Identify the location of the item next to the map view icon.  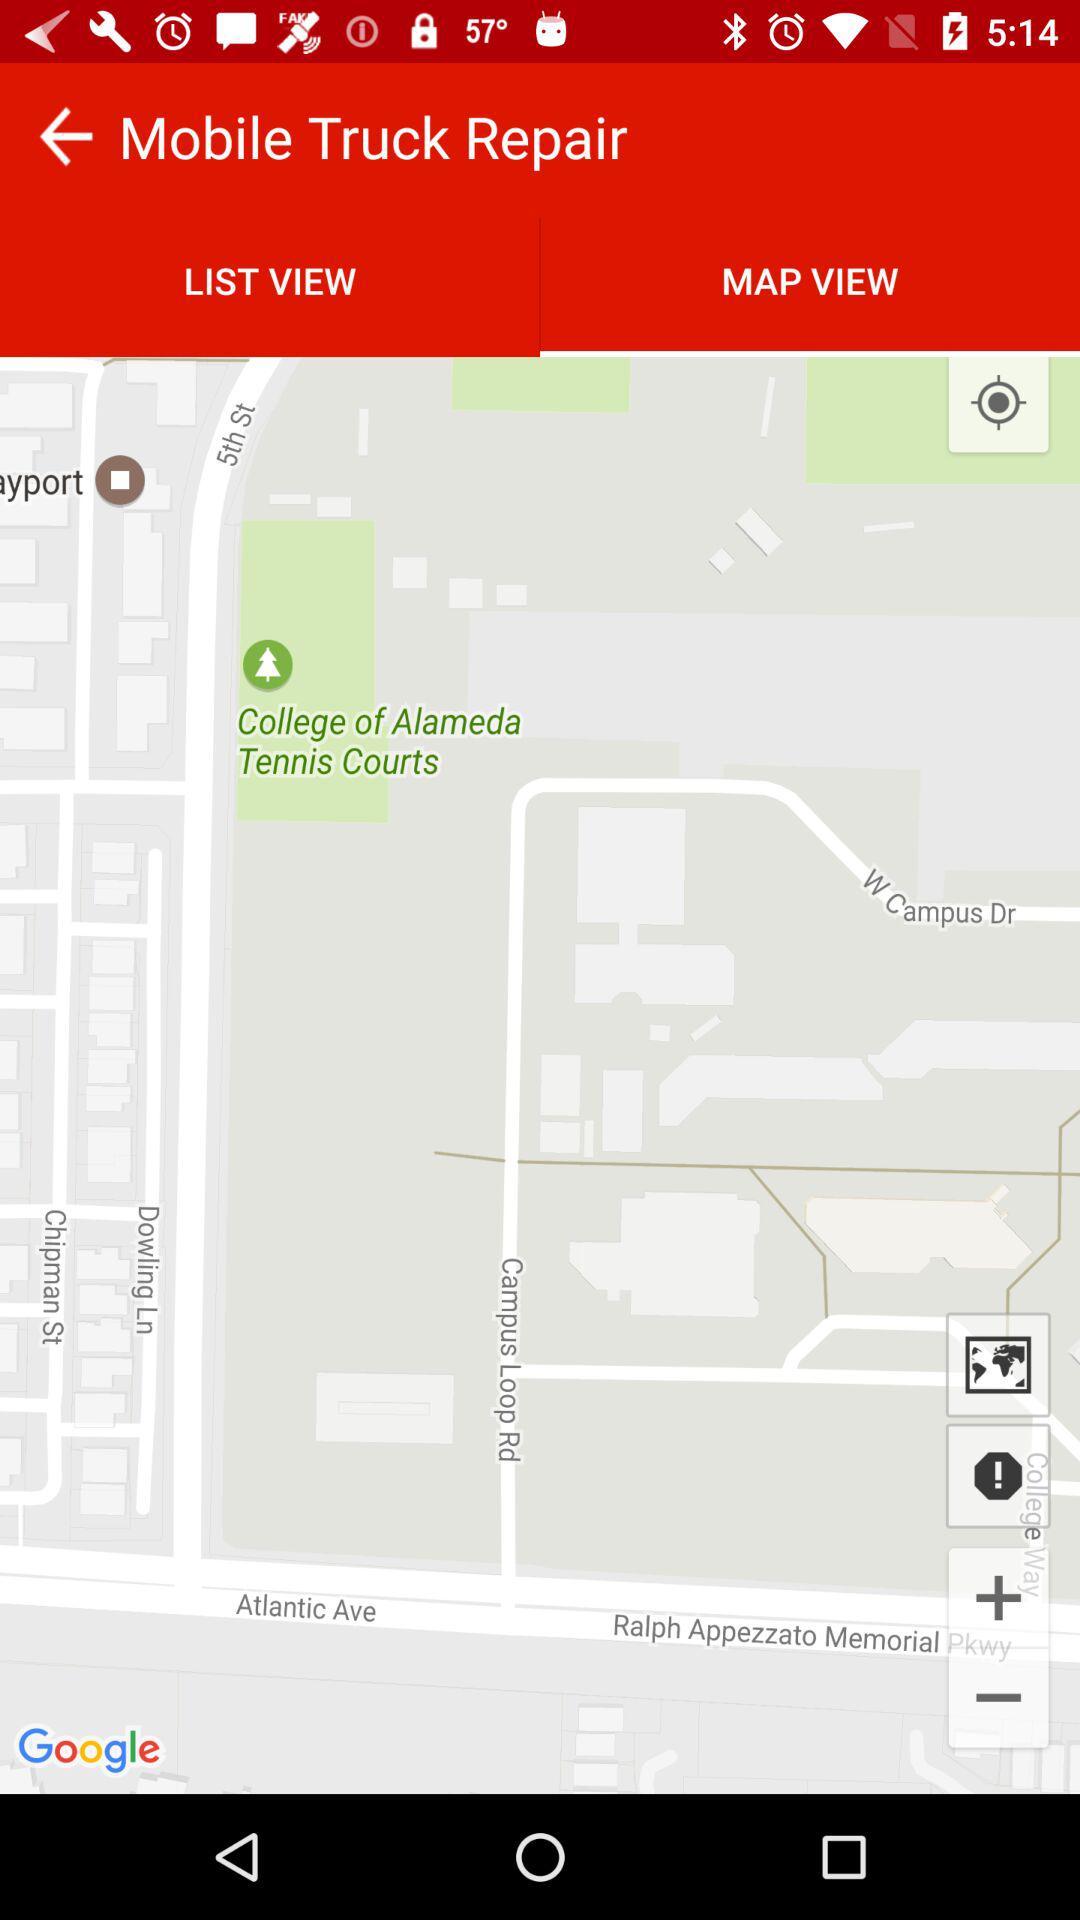
(270, 279).